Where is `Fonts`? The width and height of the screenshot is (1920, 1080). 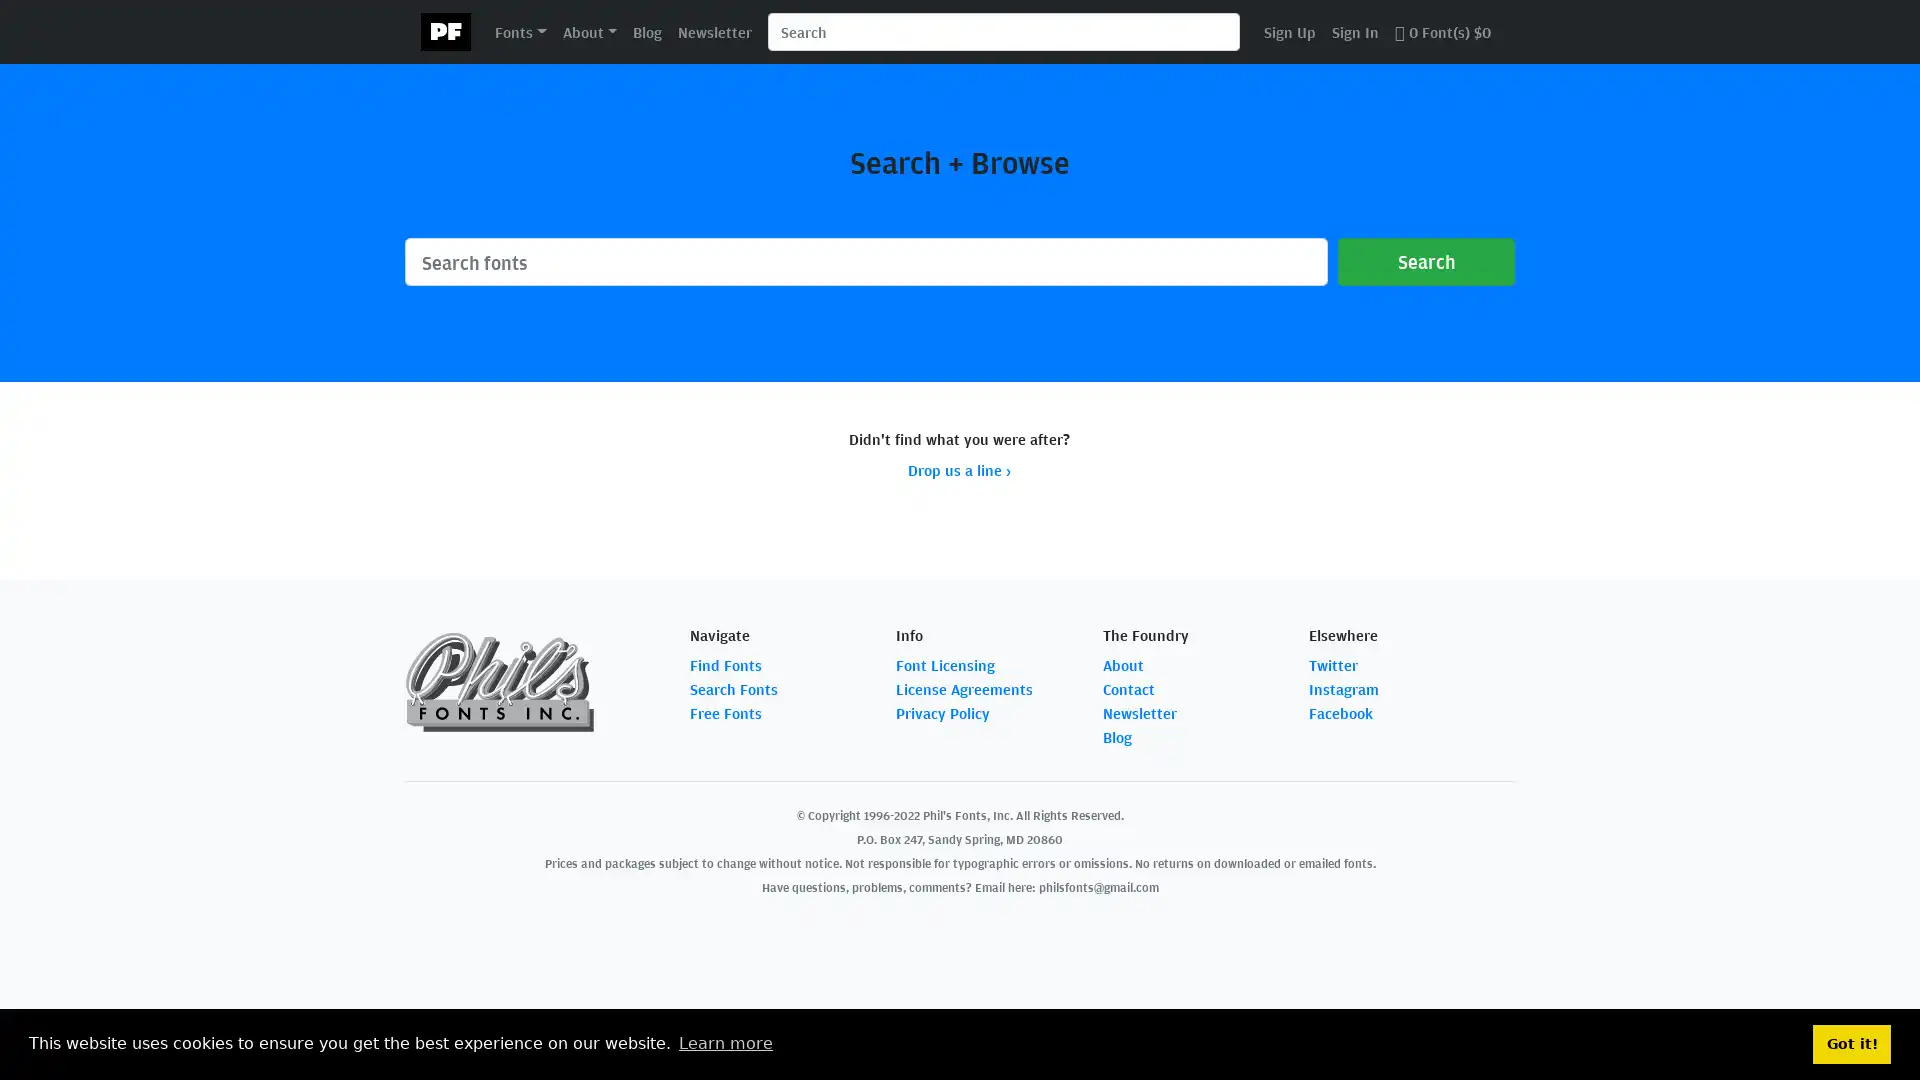
Fonts is located at coordinates (520, 30).